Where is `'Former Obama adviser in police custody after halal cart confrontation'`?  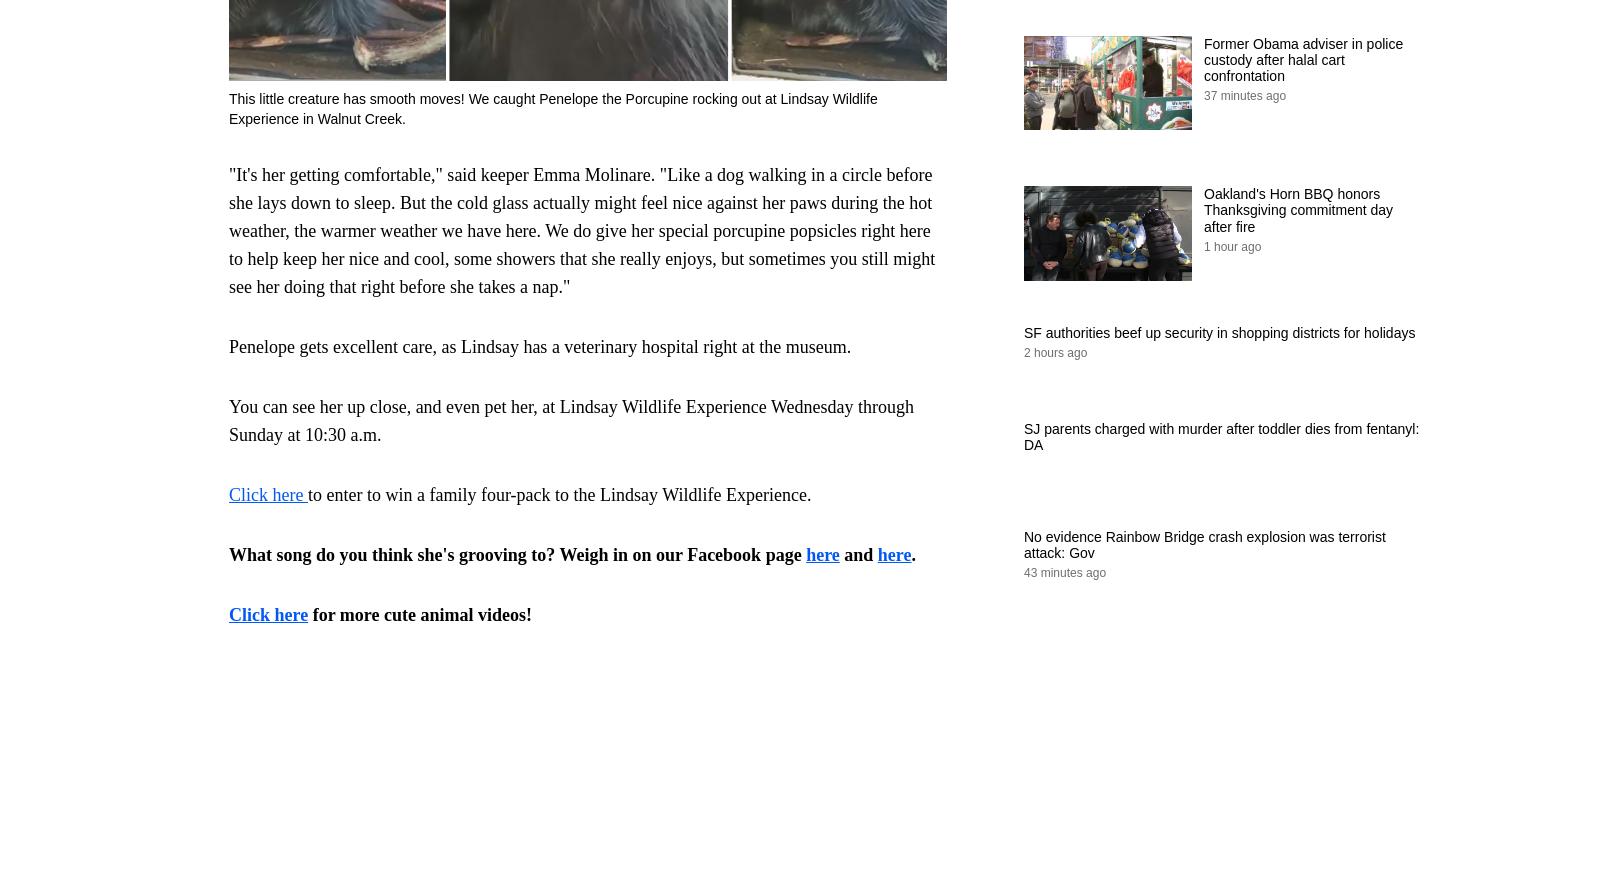 'Former Obama adviser in police custody after halal cart confrontation' is located at coordinates (1203, 59).